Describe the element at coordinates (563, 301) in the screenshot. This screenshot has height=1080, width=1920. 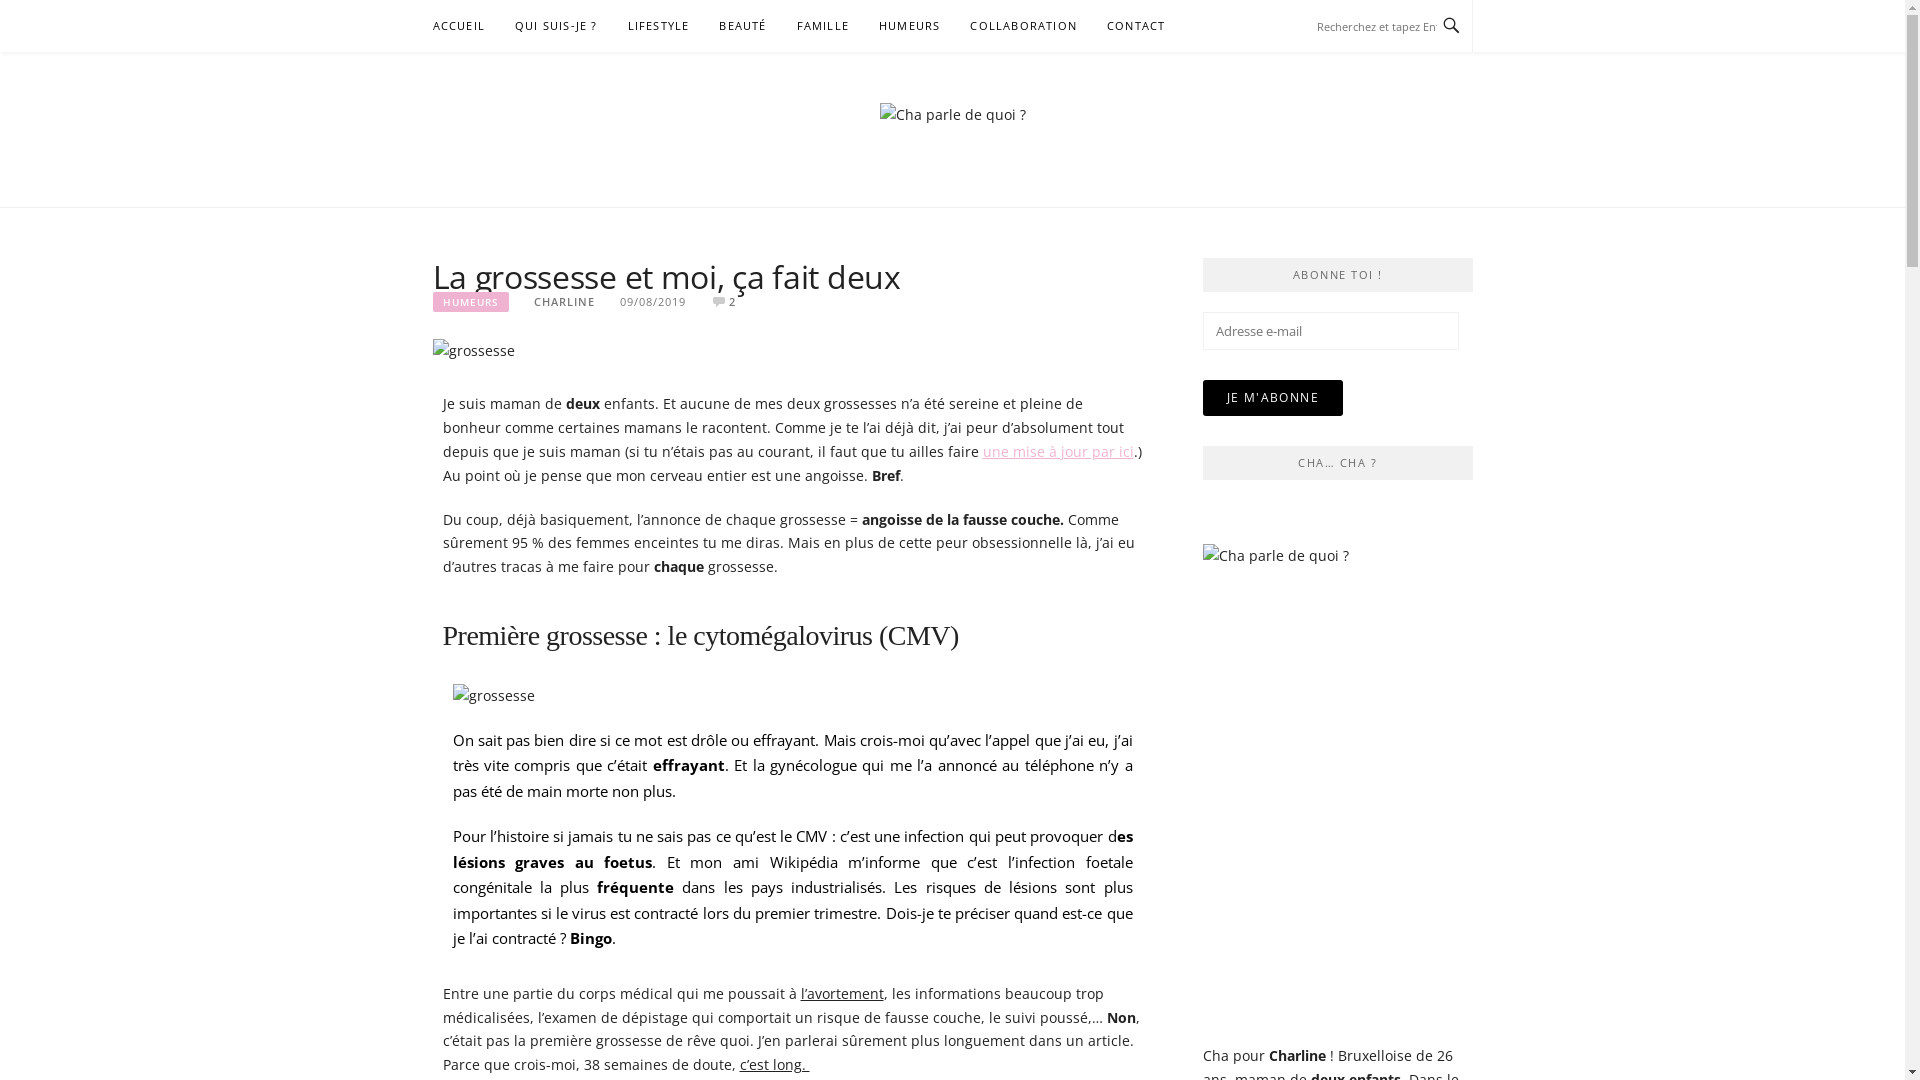
I see `'CHARLINE'` at that location.